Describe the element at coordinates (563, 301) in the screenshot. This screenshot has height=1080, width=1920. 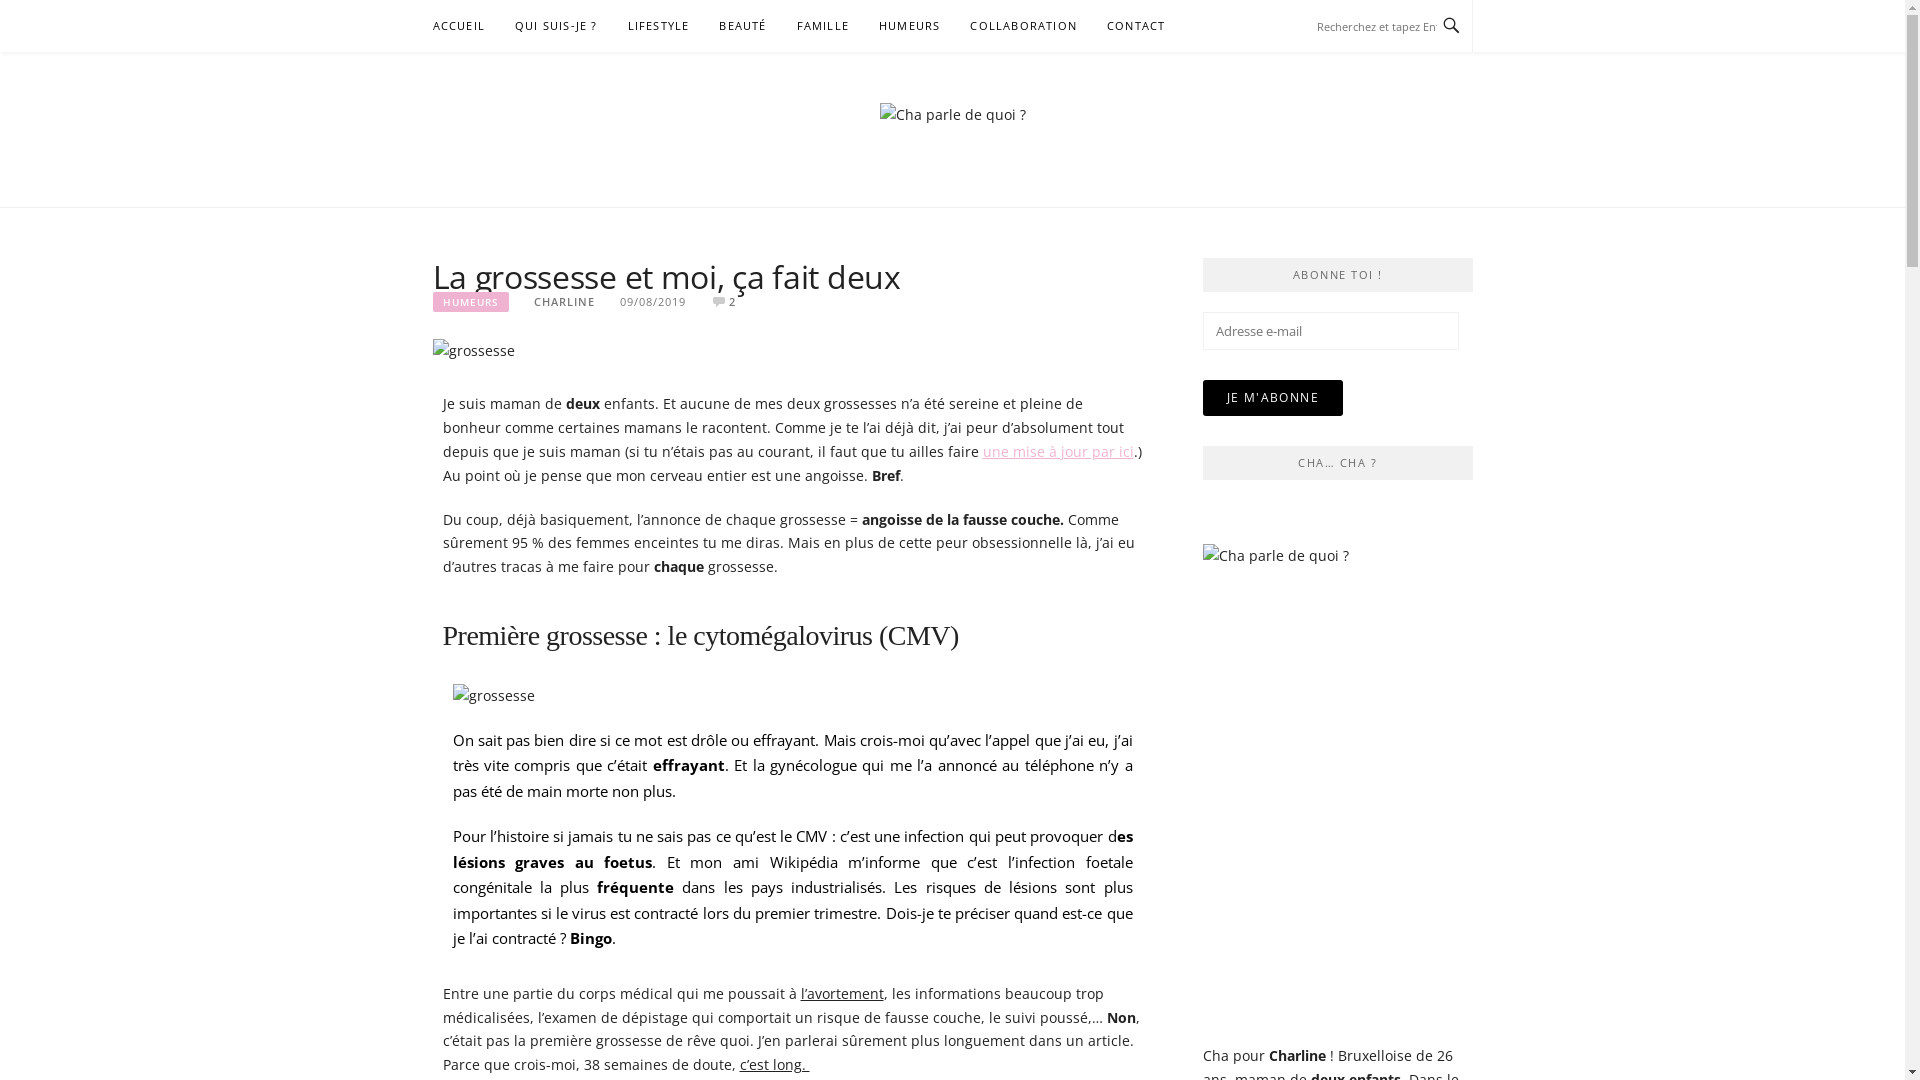
I see `'CHARLINE'` at that location.